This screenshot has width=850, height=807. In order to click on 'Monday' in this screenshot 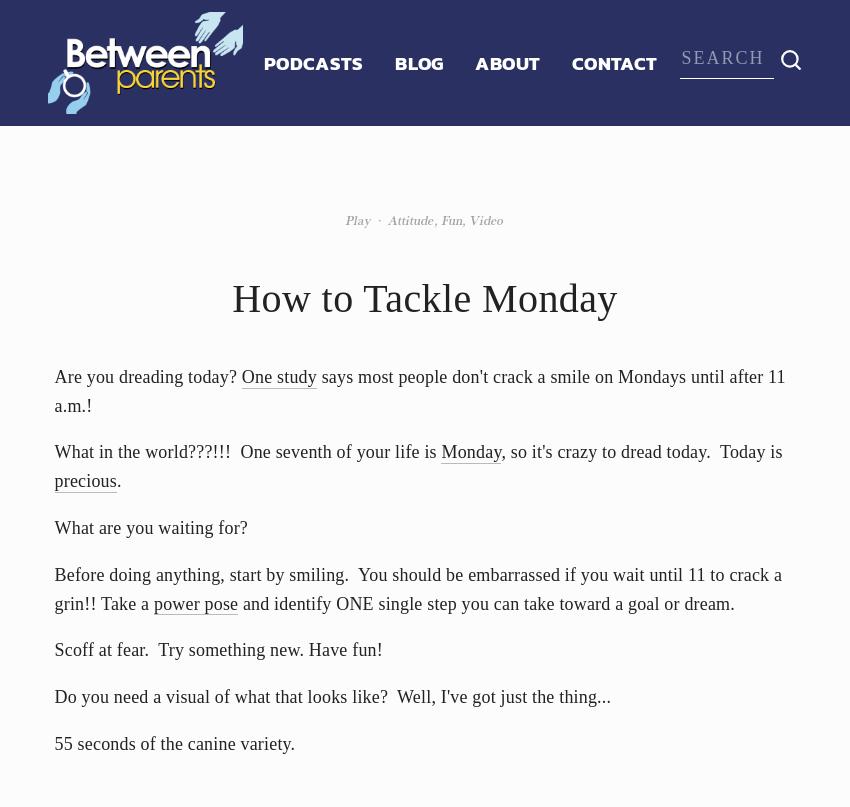, I will do `click(470, 451)`.